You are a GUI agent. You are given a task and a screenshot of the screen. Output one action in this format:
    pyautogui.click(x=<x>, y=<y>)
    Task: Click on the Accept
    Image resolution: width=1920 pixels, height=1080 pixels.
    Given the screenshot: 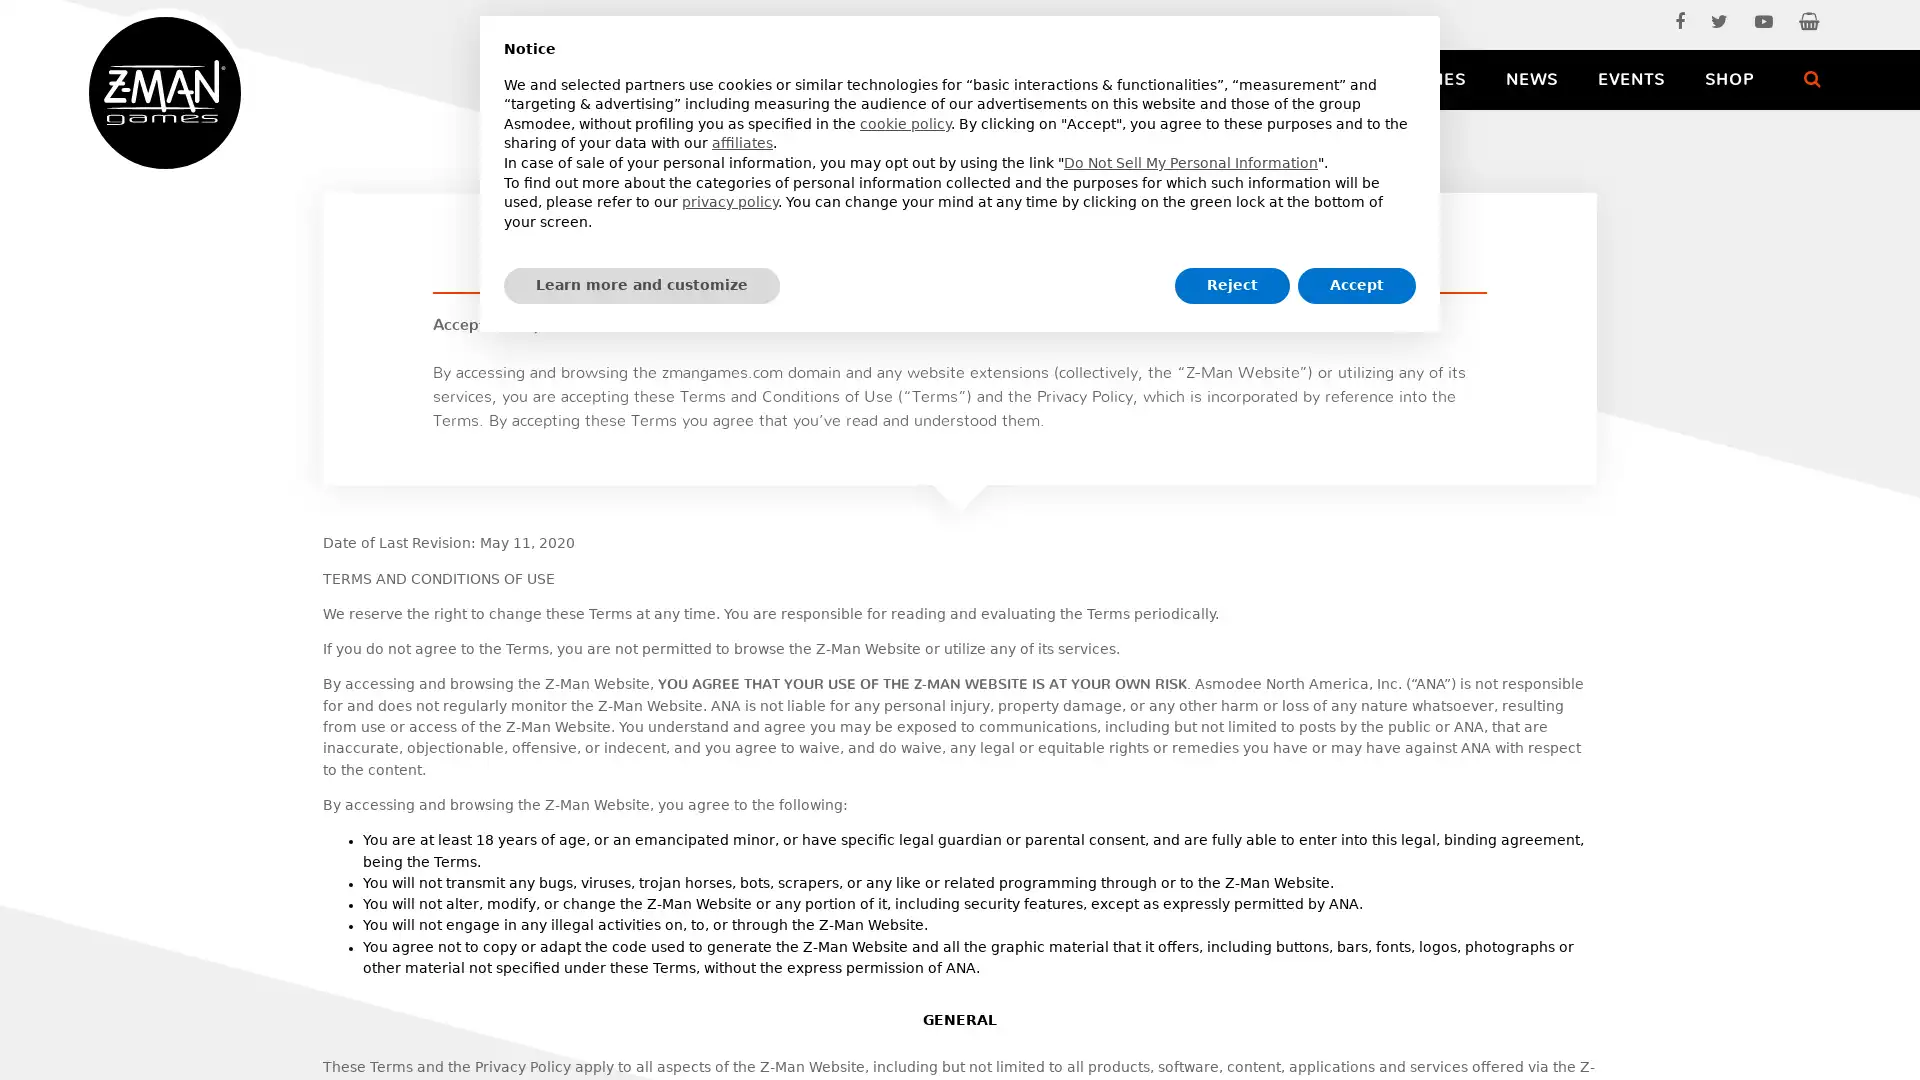 What is the action you would take?
    pyautogui.click(x=1357, y=285)
    